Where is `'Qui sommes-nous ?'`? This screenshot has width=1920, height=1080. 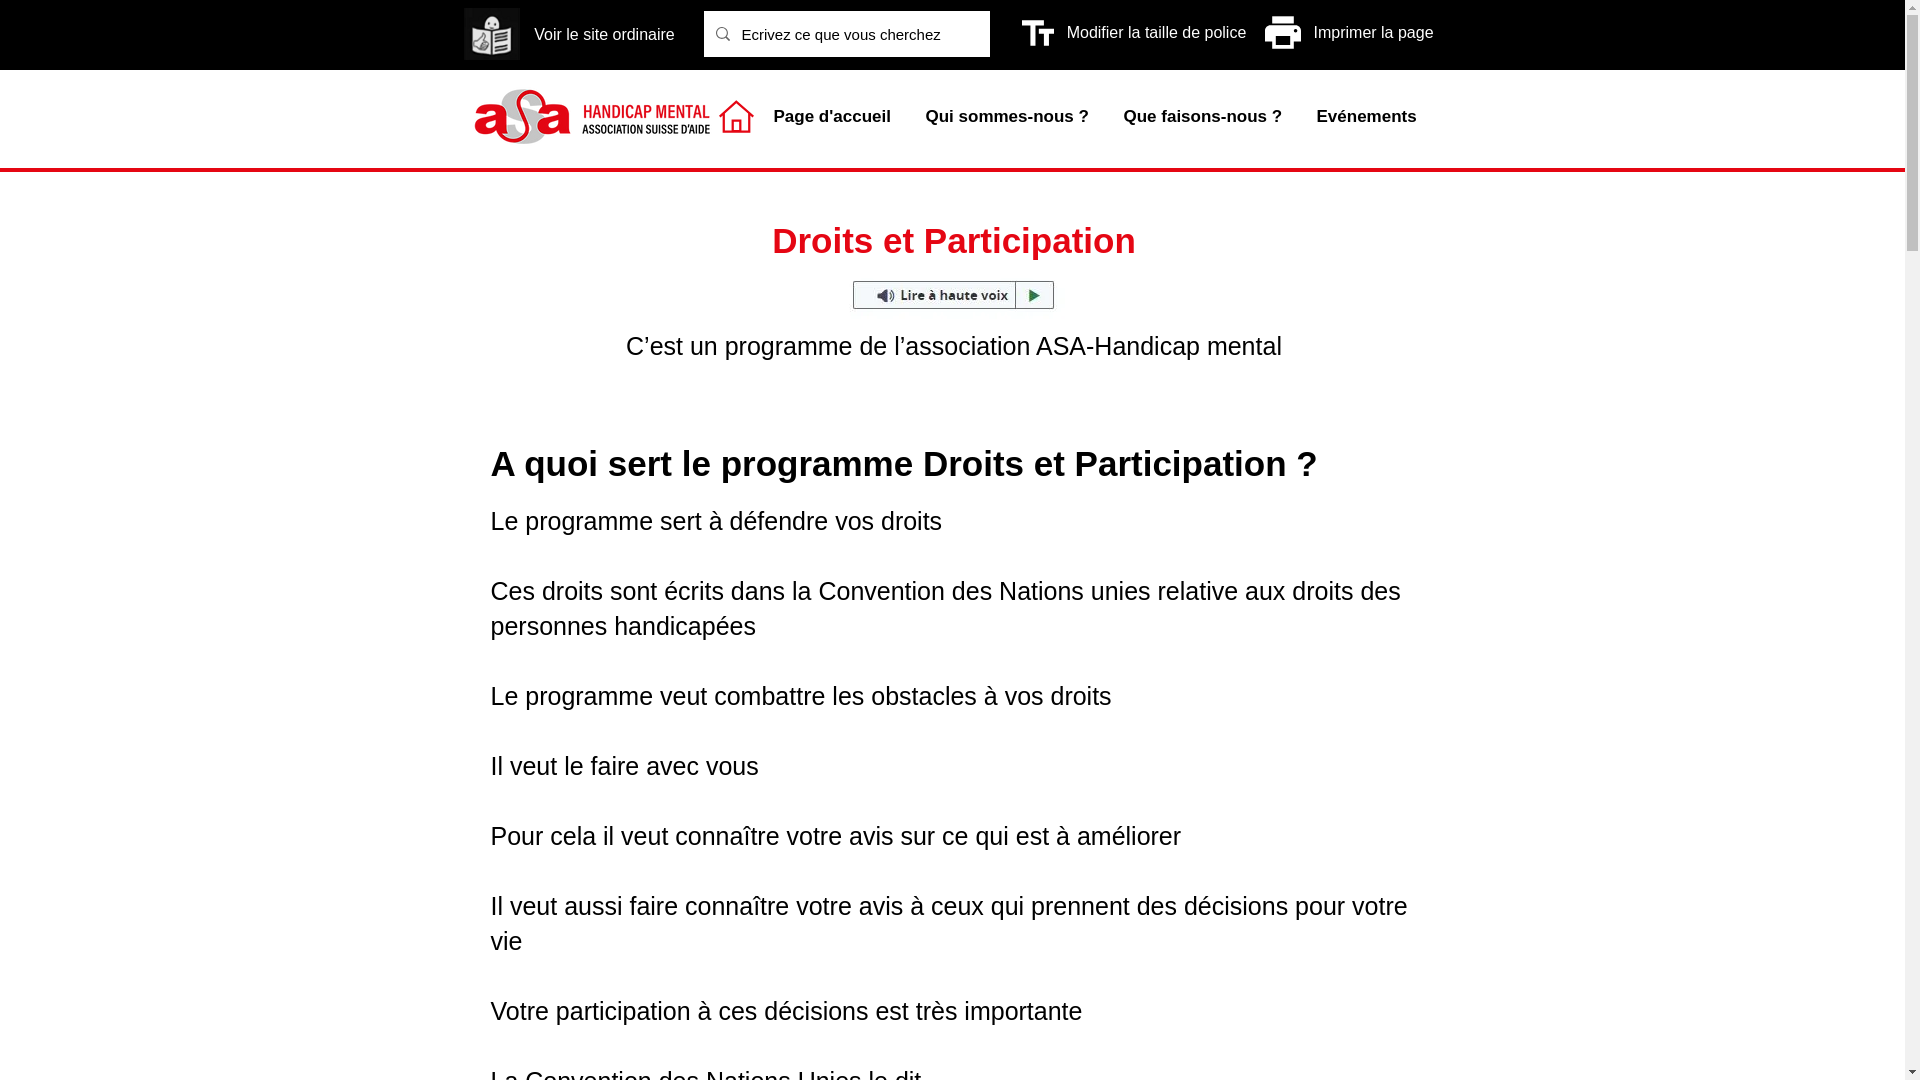
'Qui sommes-nous ?' is located at coordinates (1008, 116).